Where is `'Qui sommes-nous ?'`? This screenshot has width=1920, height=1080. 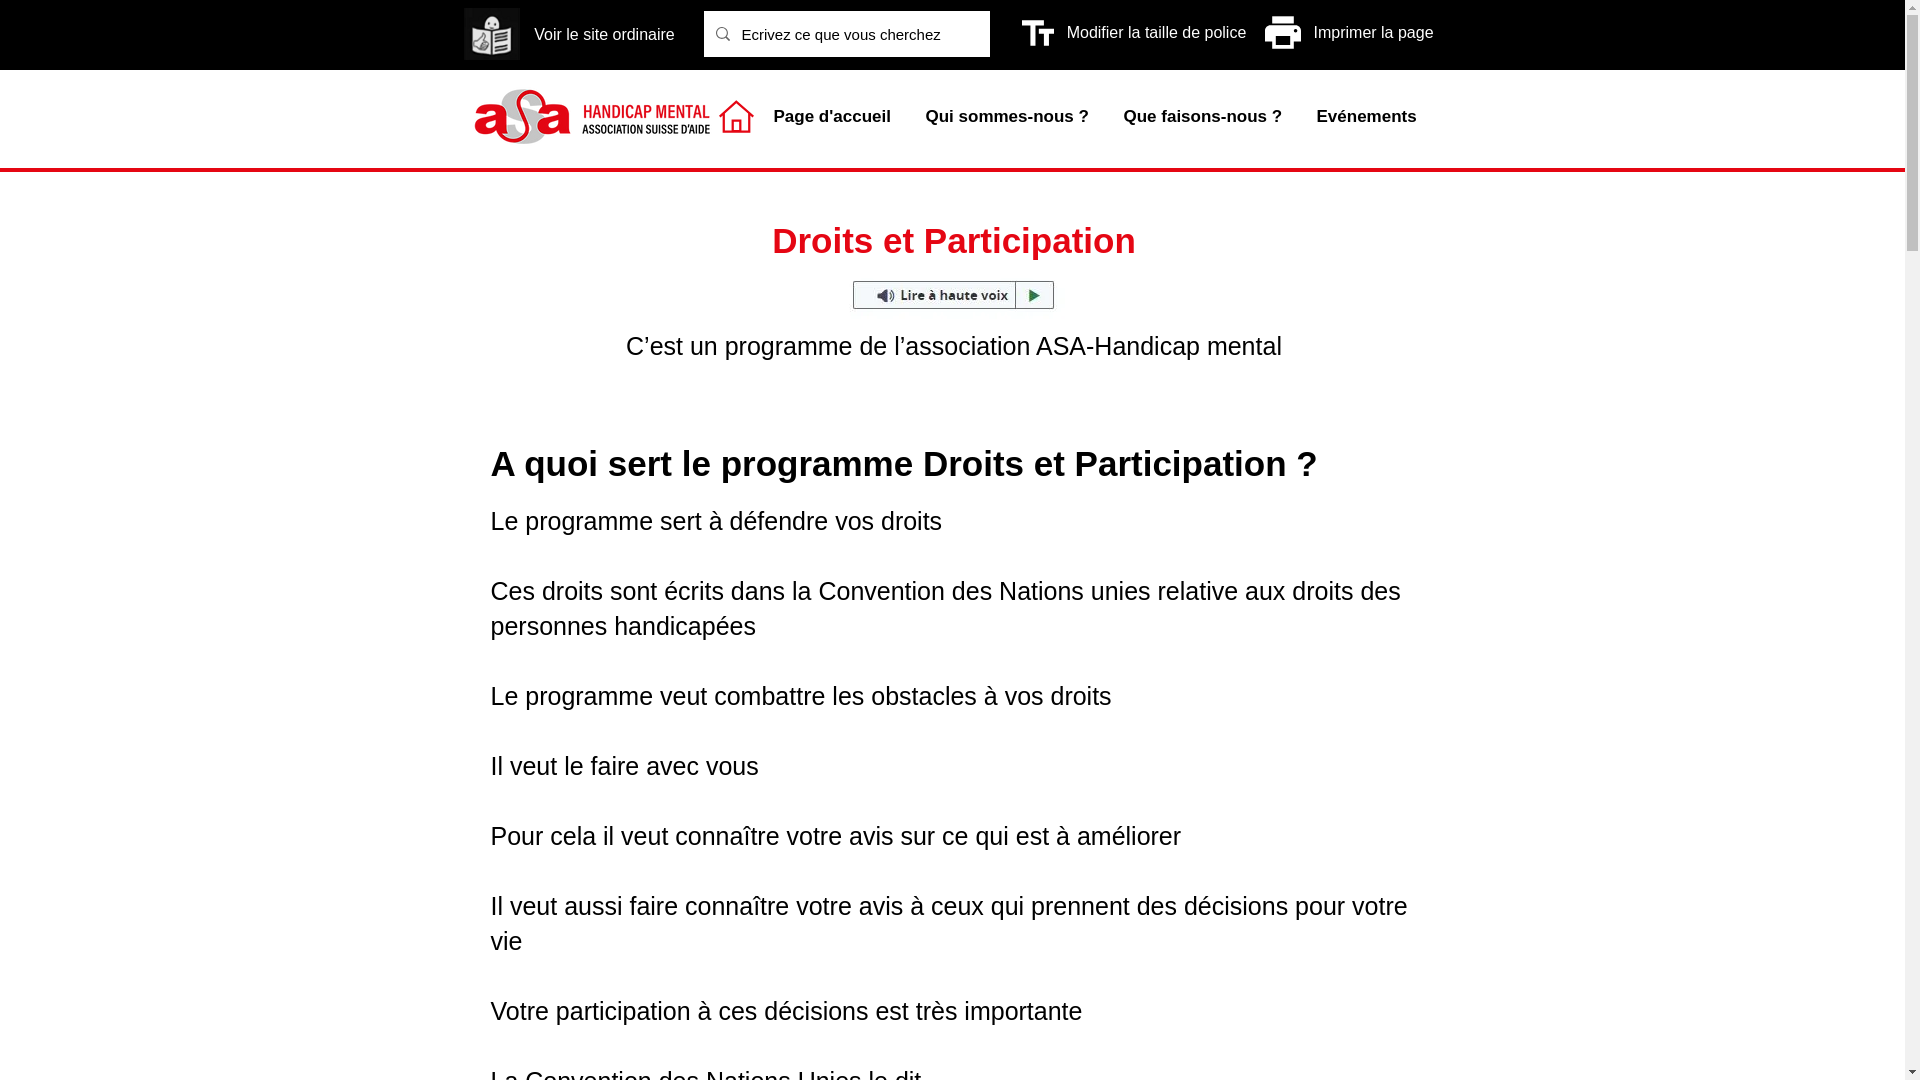
'Qui sommes-nous ?' is located at coordinates (1008, 116).